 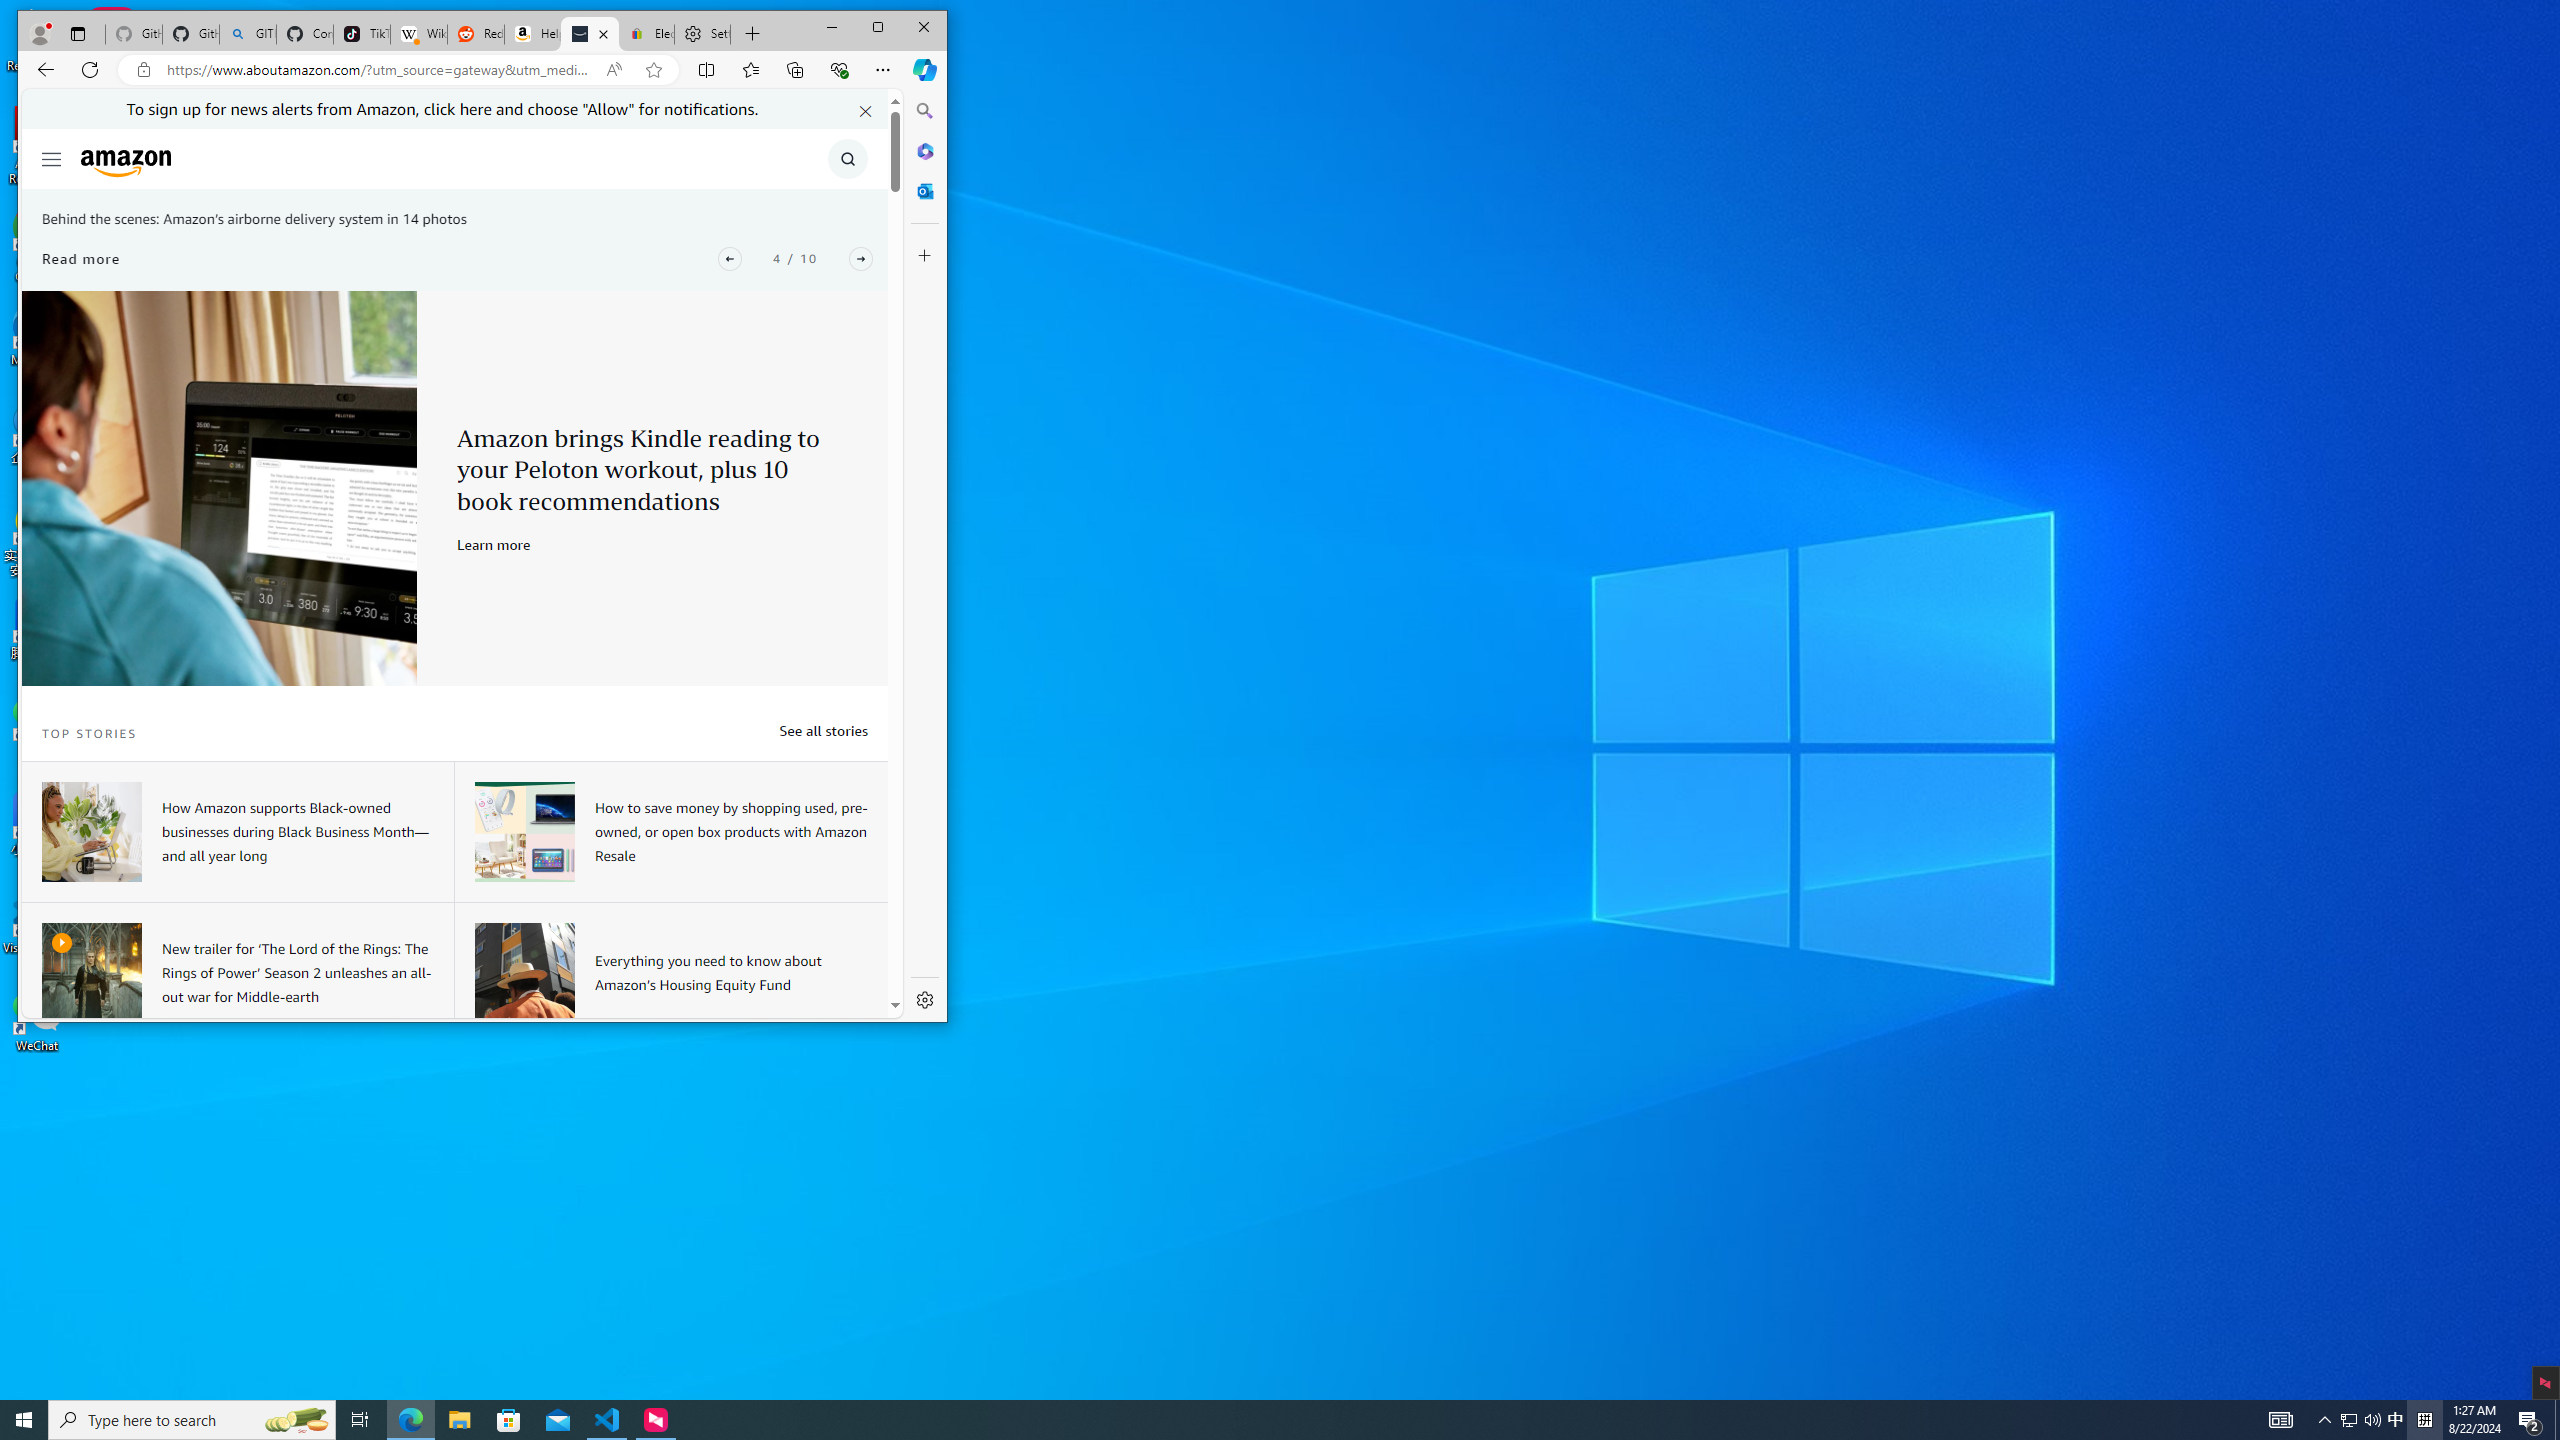 What do you see at coordinates (89, 831) in the screenshot?
I see `'A woman sitting at a desk working on a laptop device.'` at bounding box center [89, 831].